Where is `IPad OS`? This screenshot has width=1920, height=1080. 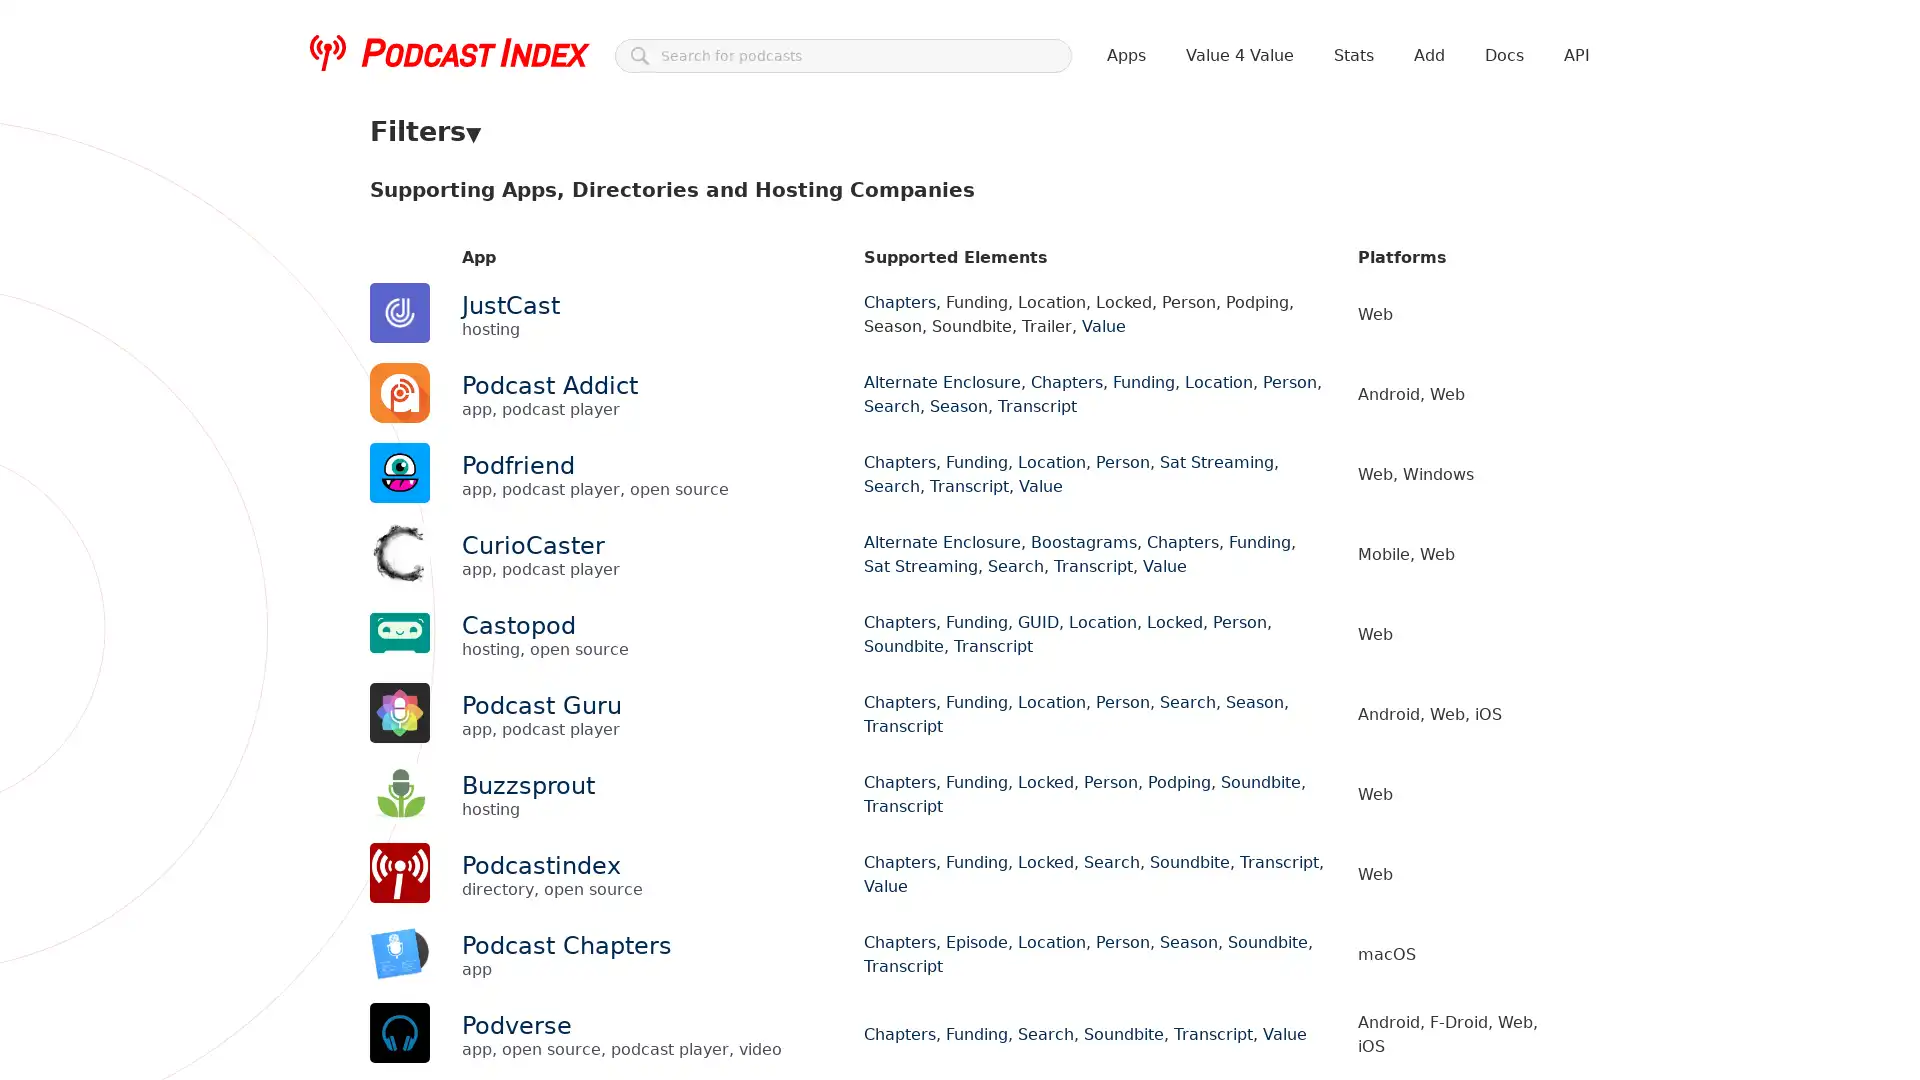 IPad OS is located at coordinates (1046, 410).